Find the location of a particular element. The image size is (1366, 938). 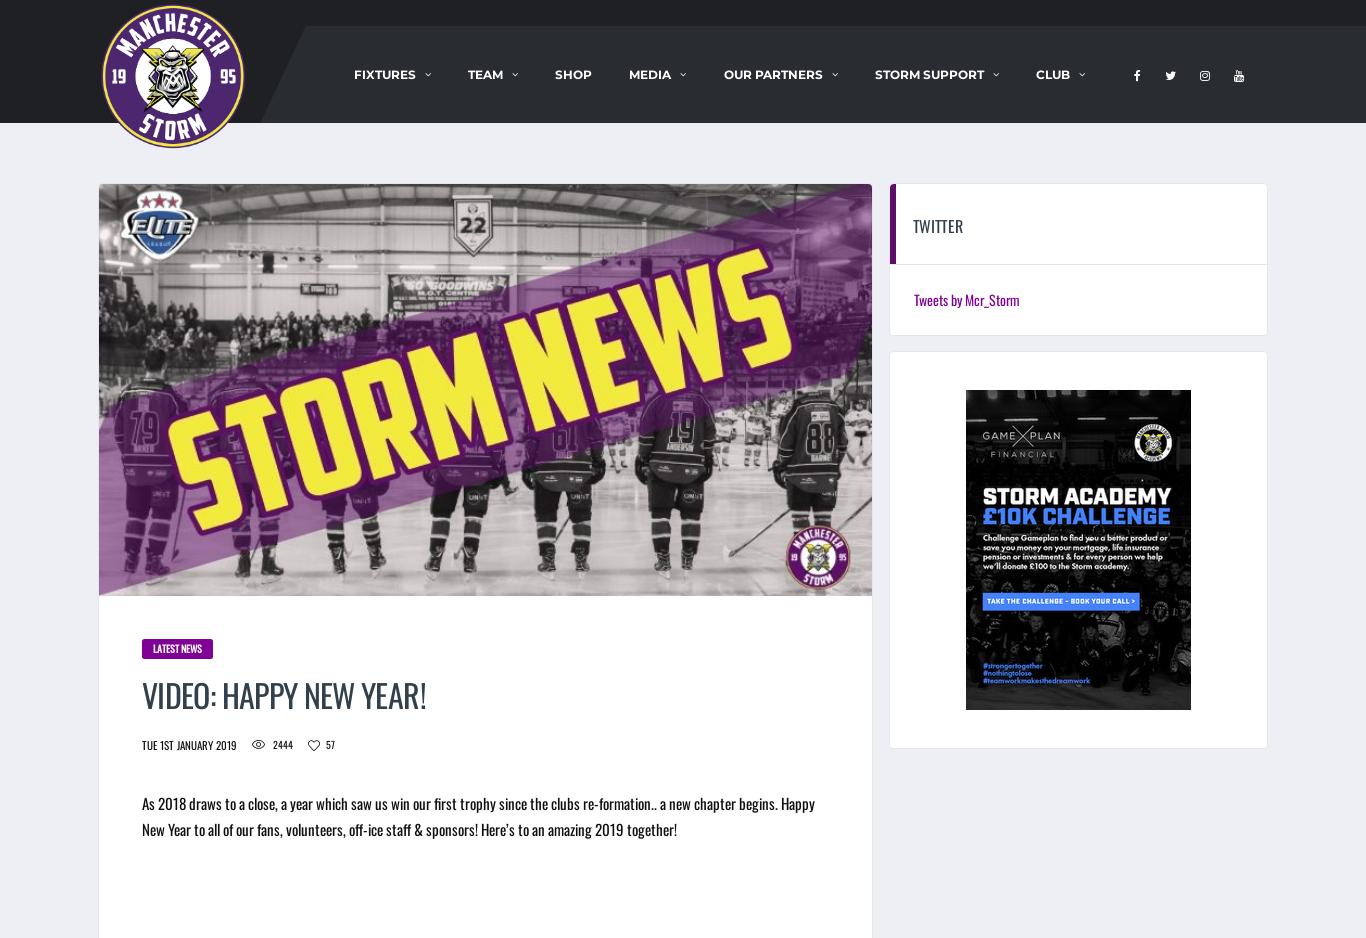

'Season Tickets' is located at coordinates (417, 137).